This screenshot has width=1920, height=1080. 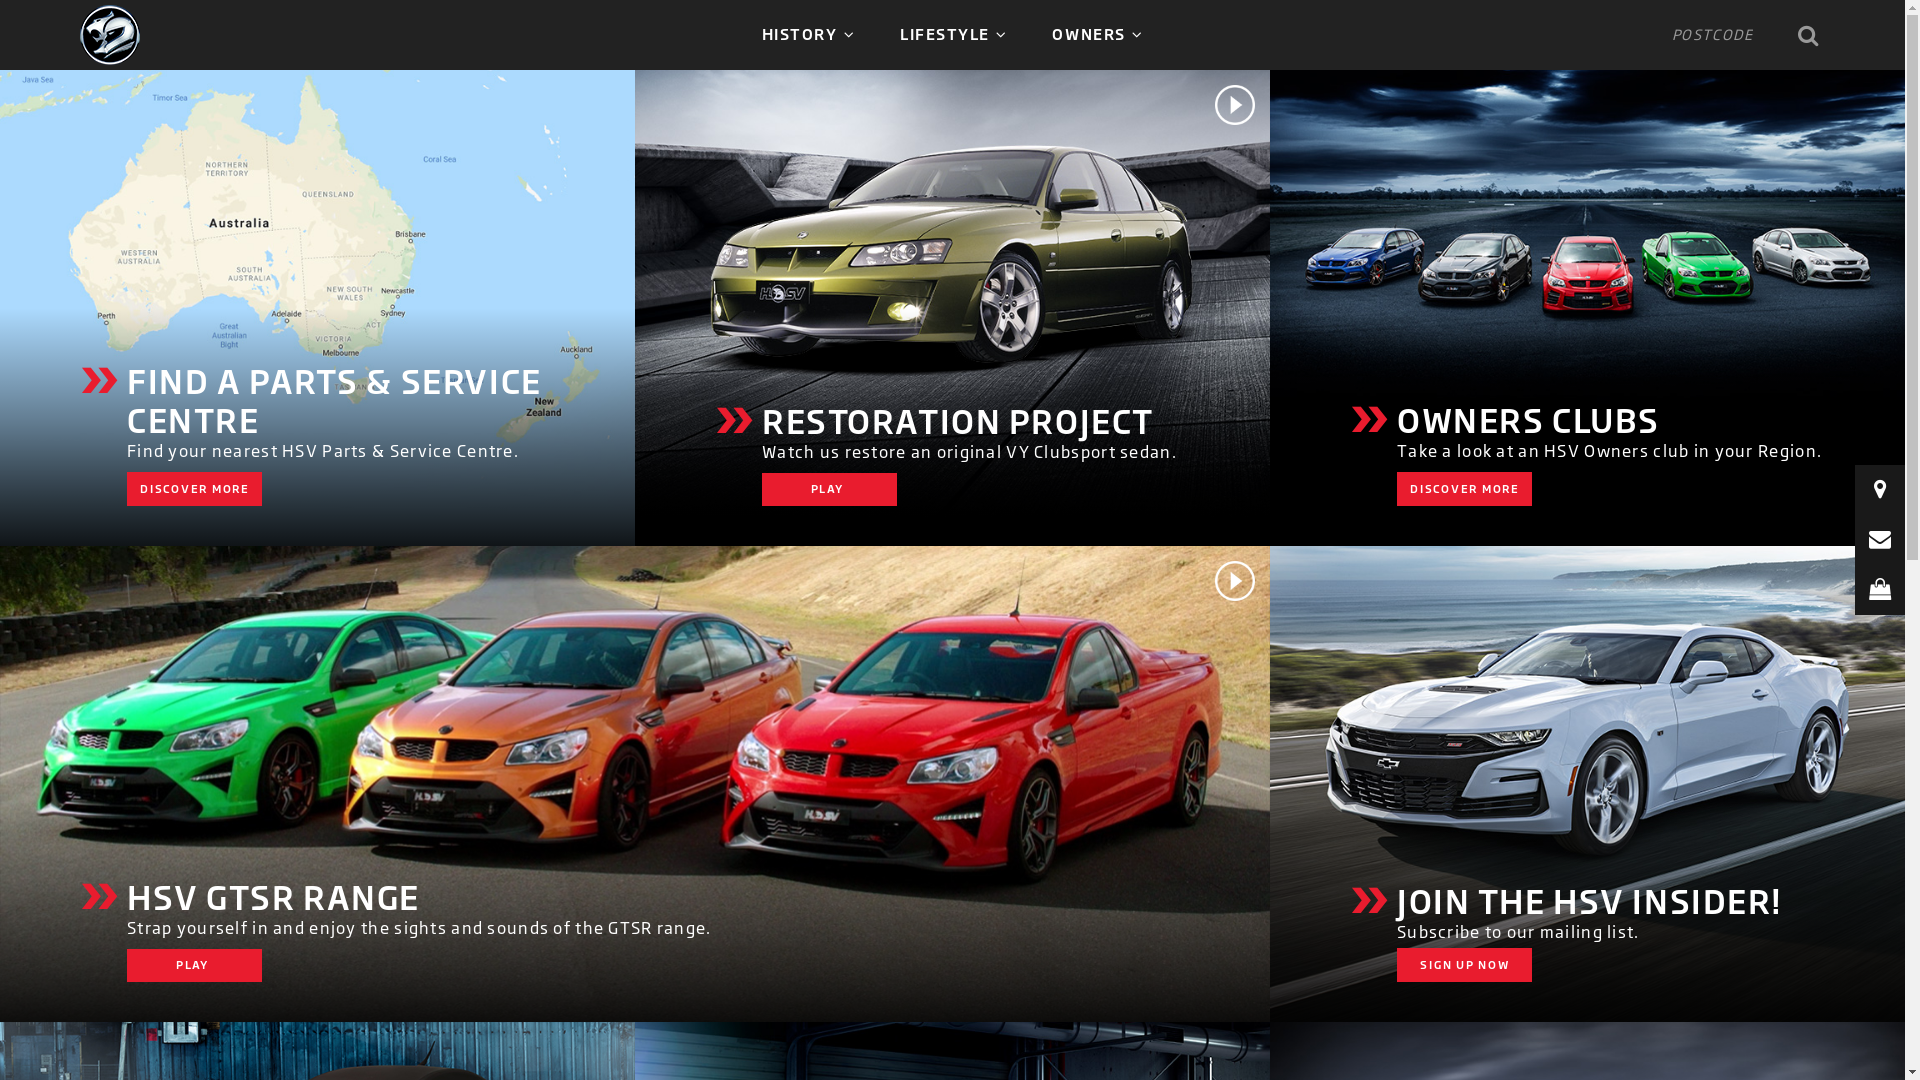 I want to click on 'HSV Owners Clubs', so click(x=1269, y=308).